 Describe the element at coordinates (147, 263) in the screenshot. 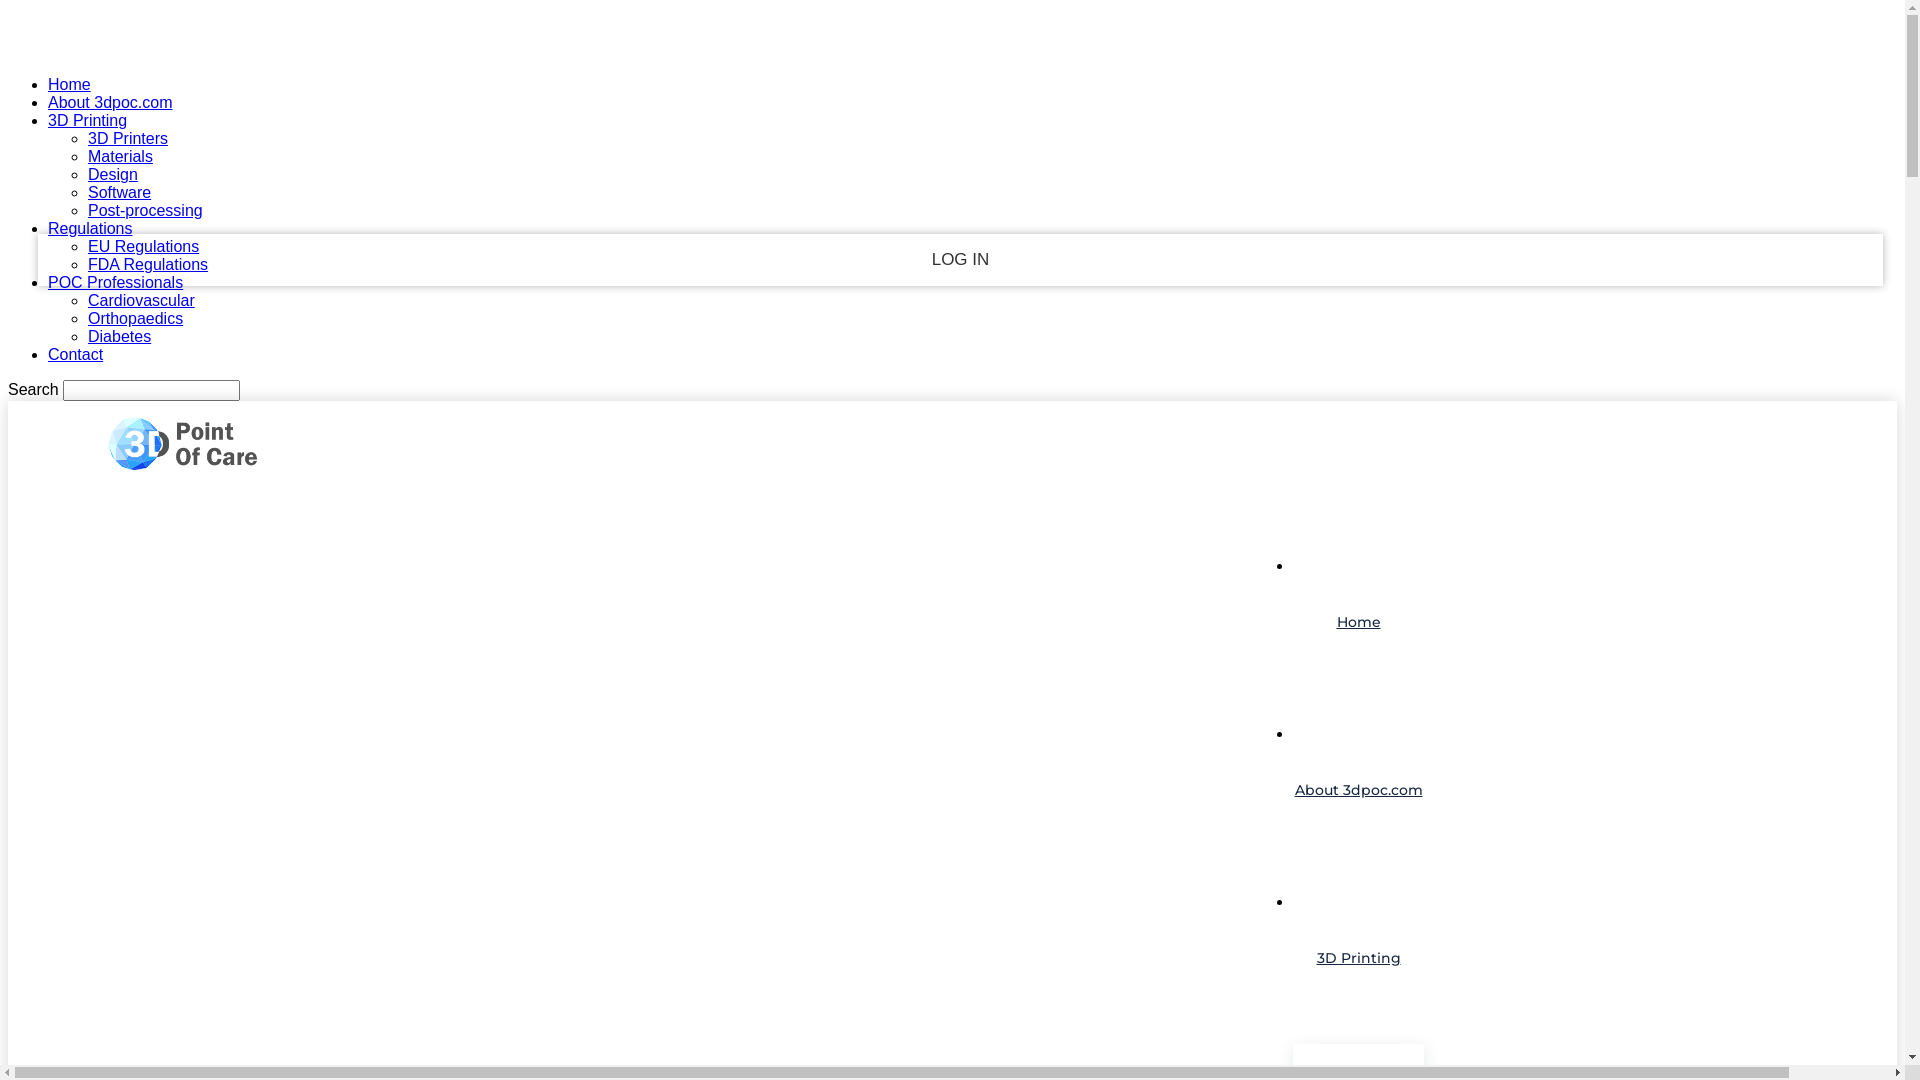

I see `'FDA Regulations'` at that location.